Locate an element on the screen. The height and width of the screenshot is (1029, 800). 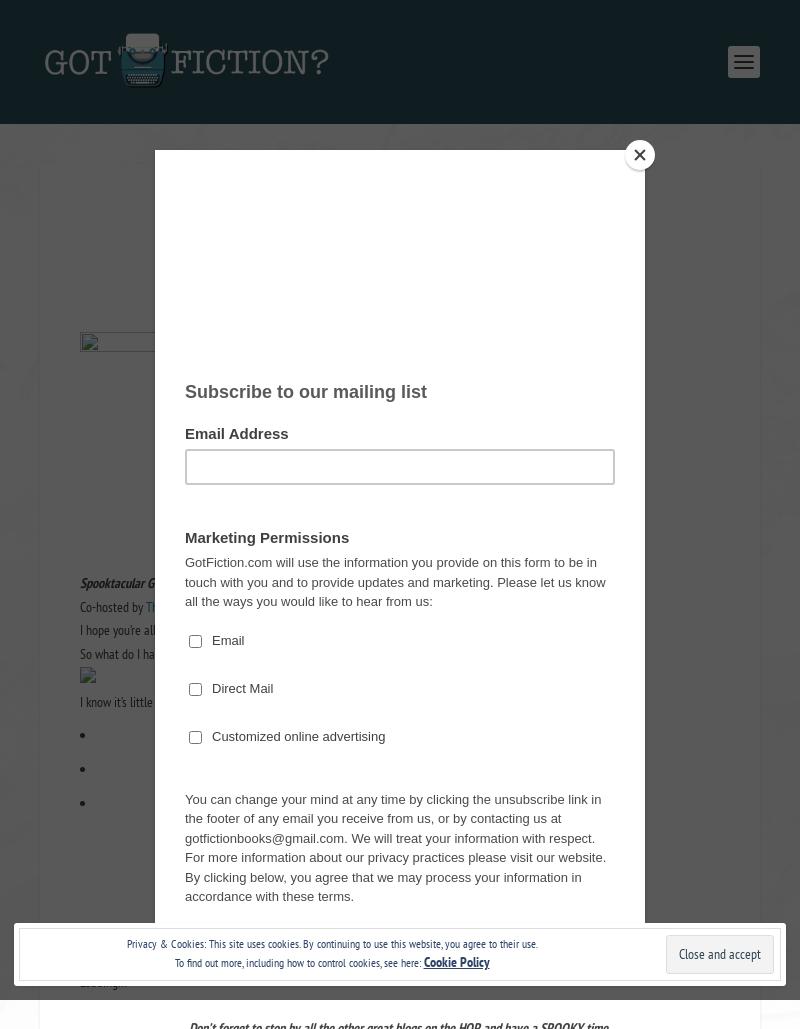
'Cookie Policy' is located at coordinates (454, 961).